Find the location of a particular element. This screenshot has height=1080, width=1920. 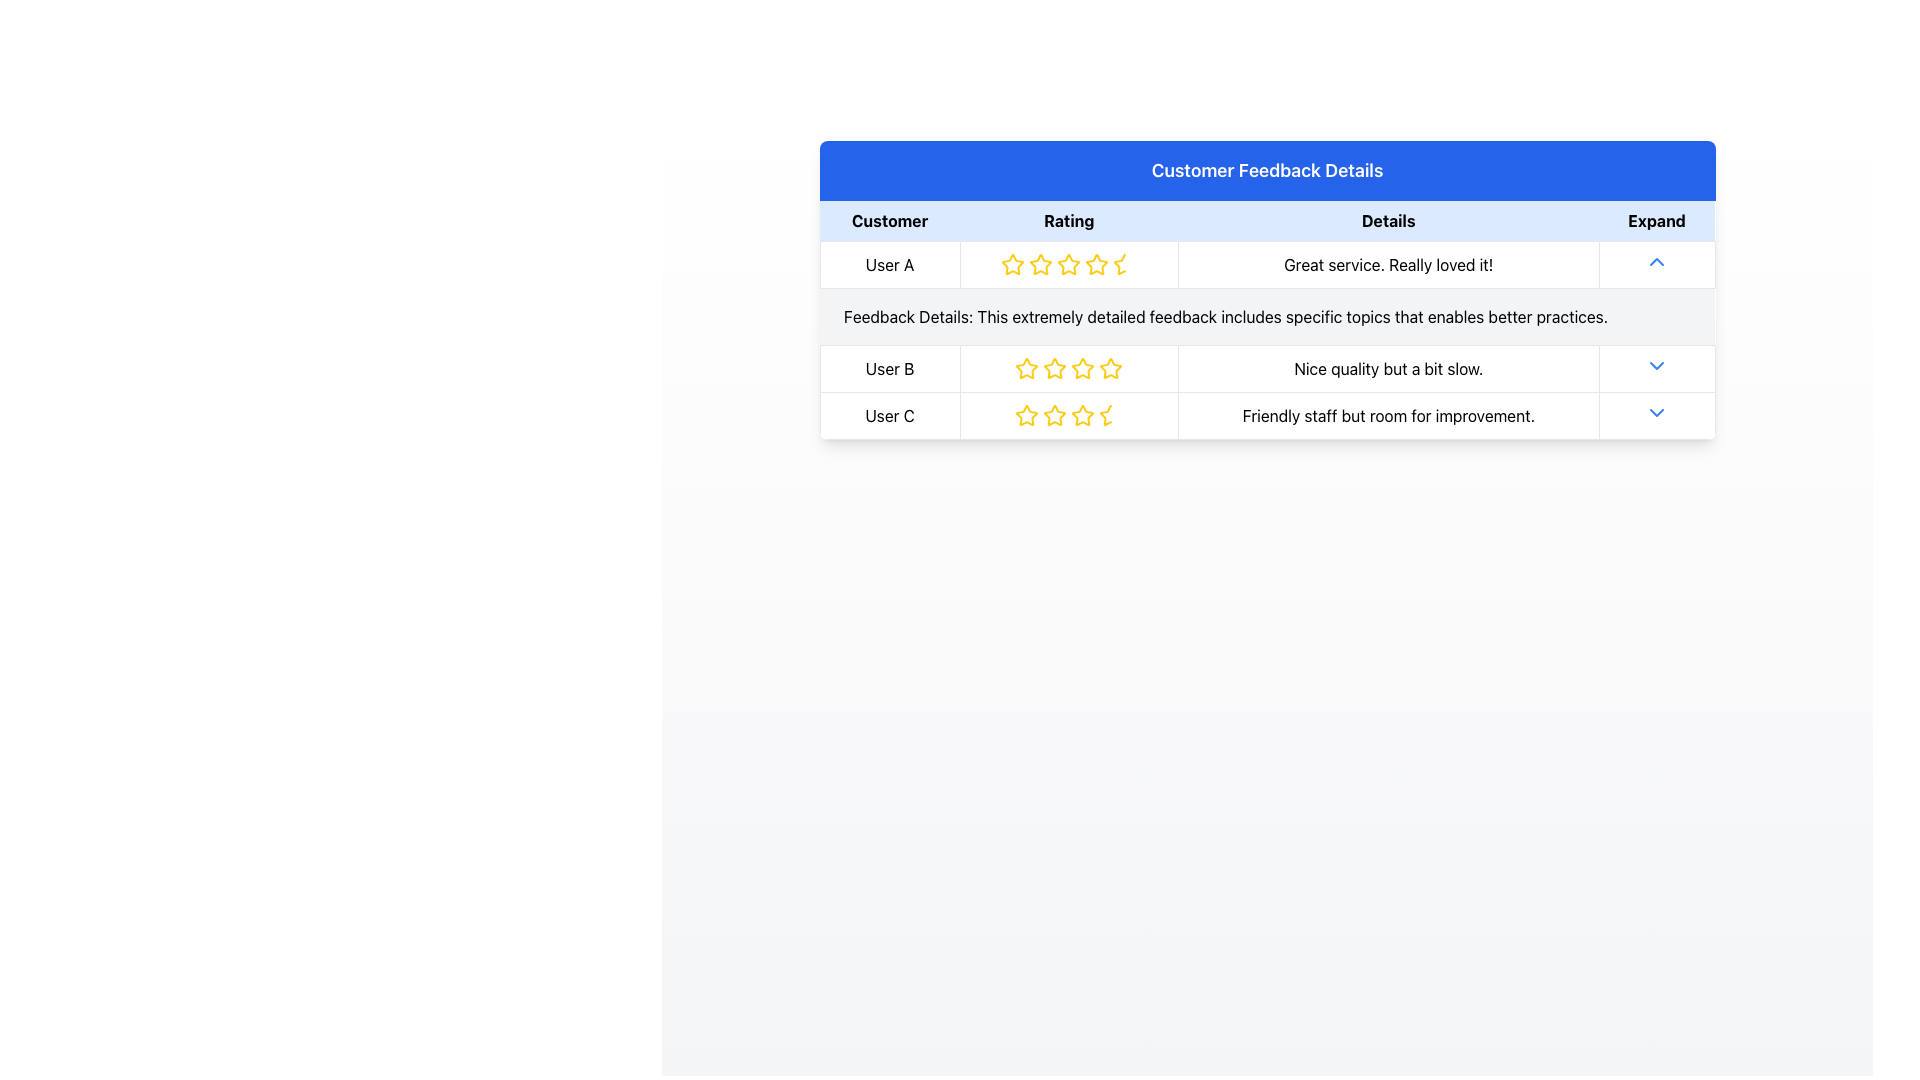

text label identifying the user, which is 'User C', located in the 'Customer' column of the third data row in the table is located at coordinates (889, 415).